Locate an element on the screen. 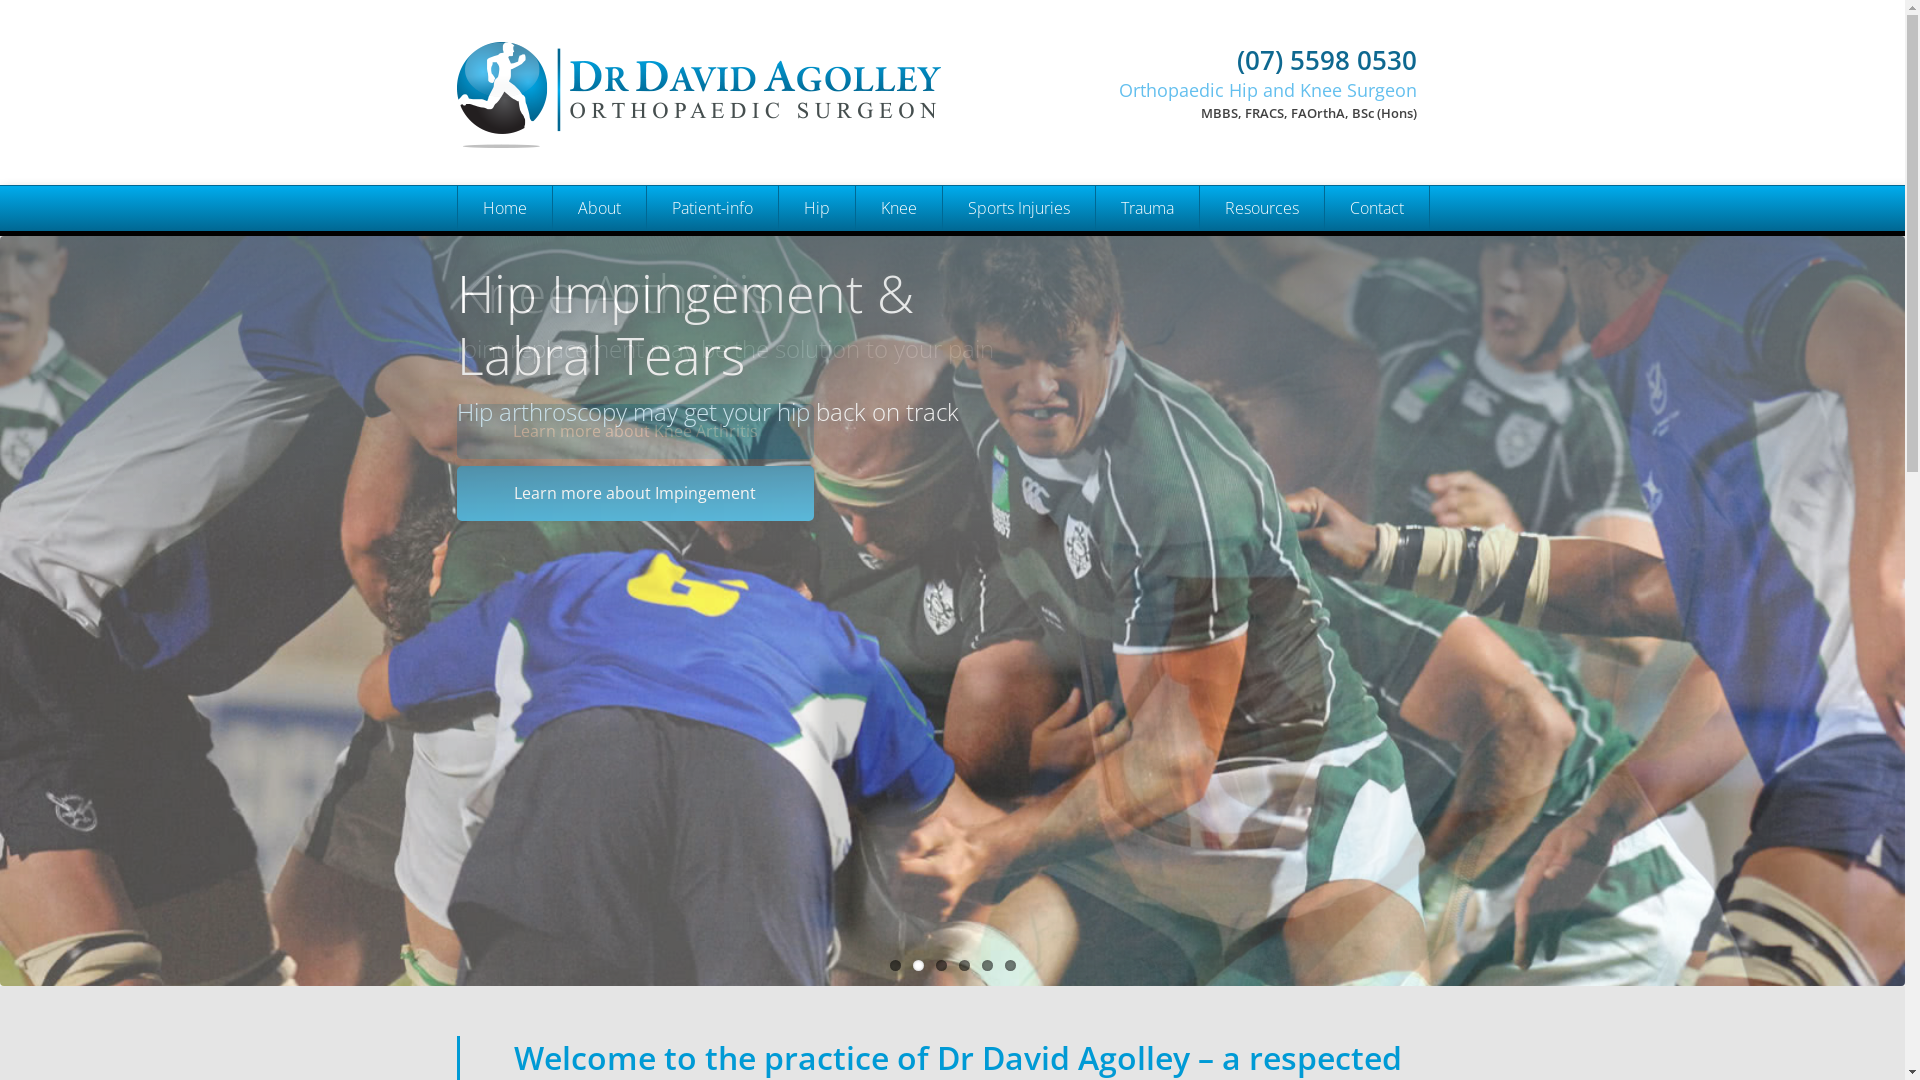 The image size is (1920, 1080). 'Learn more about Impingement' is located at coordinates (633, 493).